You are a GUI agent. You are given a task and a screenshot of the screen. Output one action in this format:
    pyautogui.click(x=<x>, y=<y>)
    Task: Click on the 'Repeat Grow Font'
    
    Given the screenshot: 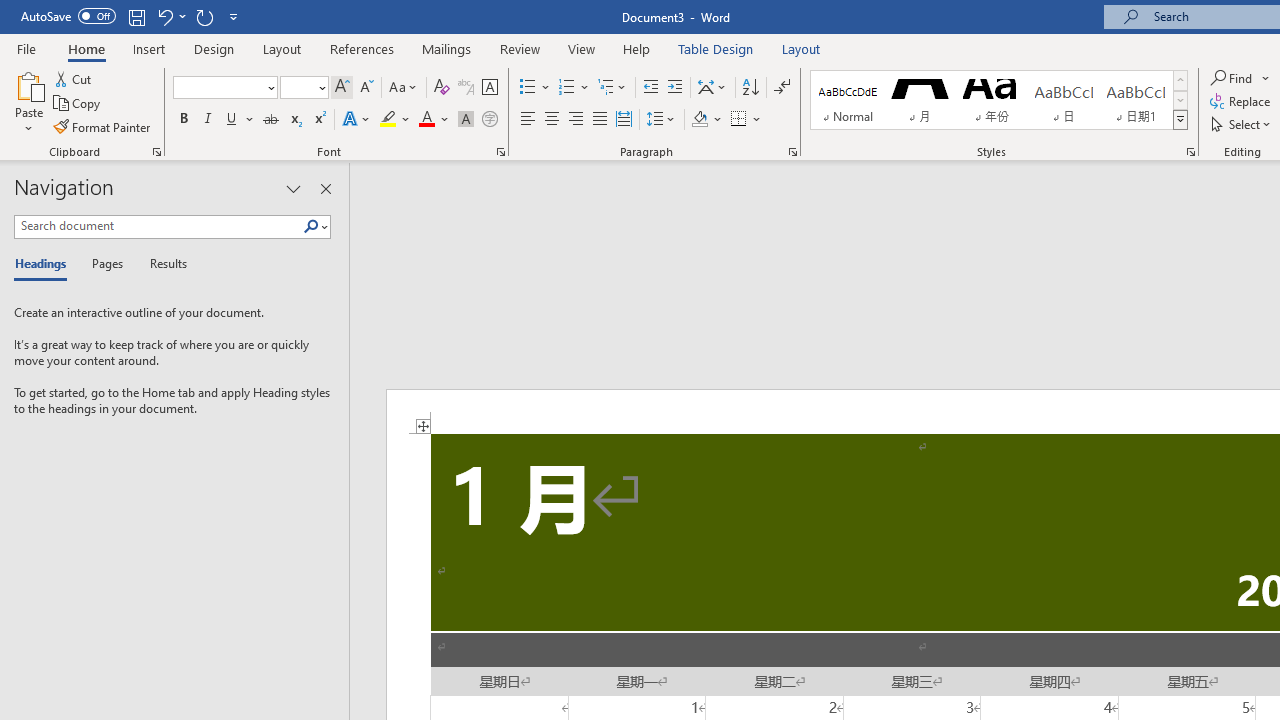 What is the action you would take?
    pyautogui.click(x=204, y=16)
    